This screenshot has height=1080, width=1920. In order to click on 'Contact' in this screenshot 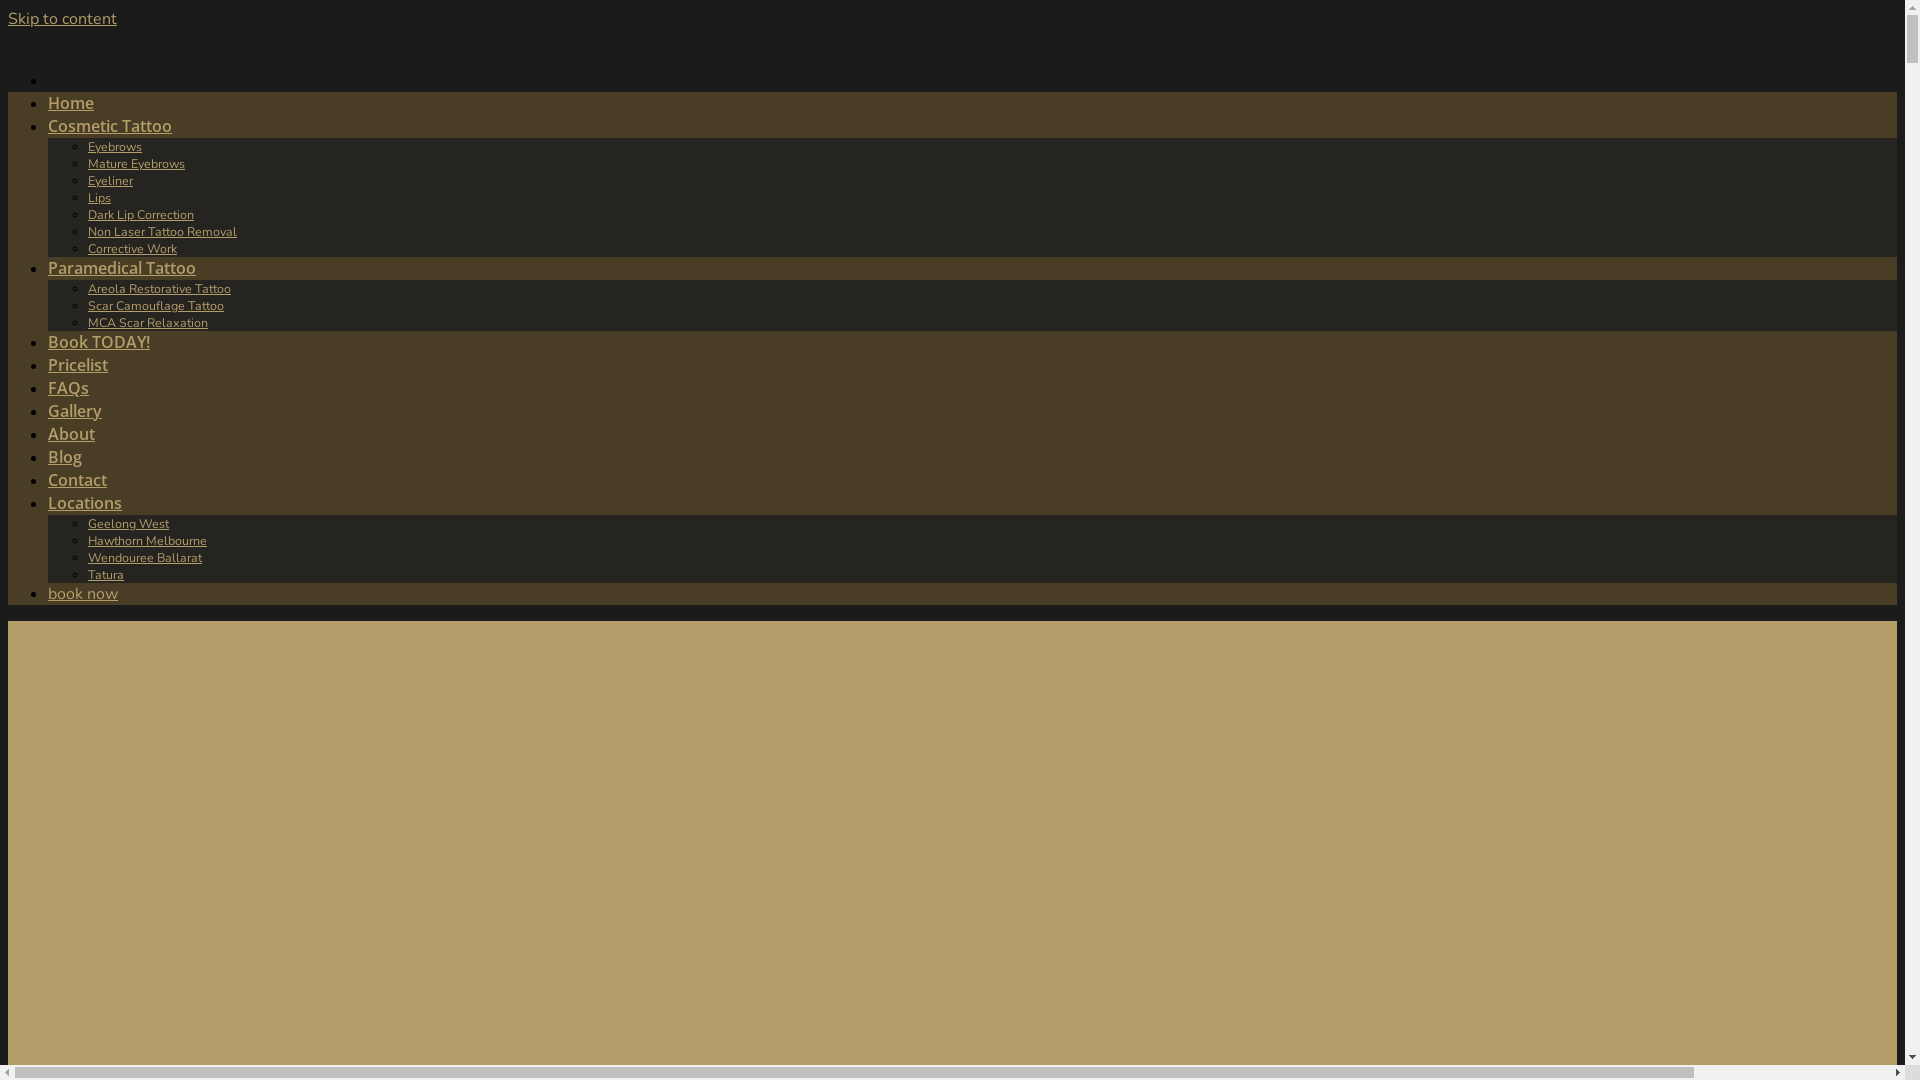, I will do `click(77, 479)`.